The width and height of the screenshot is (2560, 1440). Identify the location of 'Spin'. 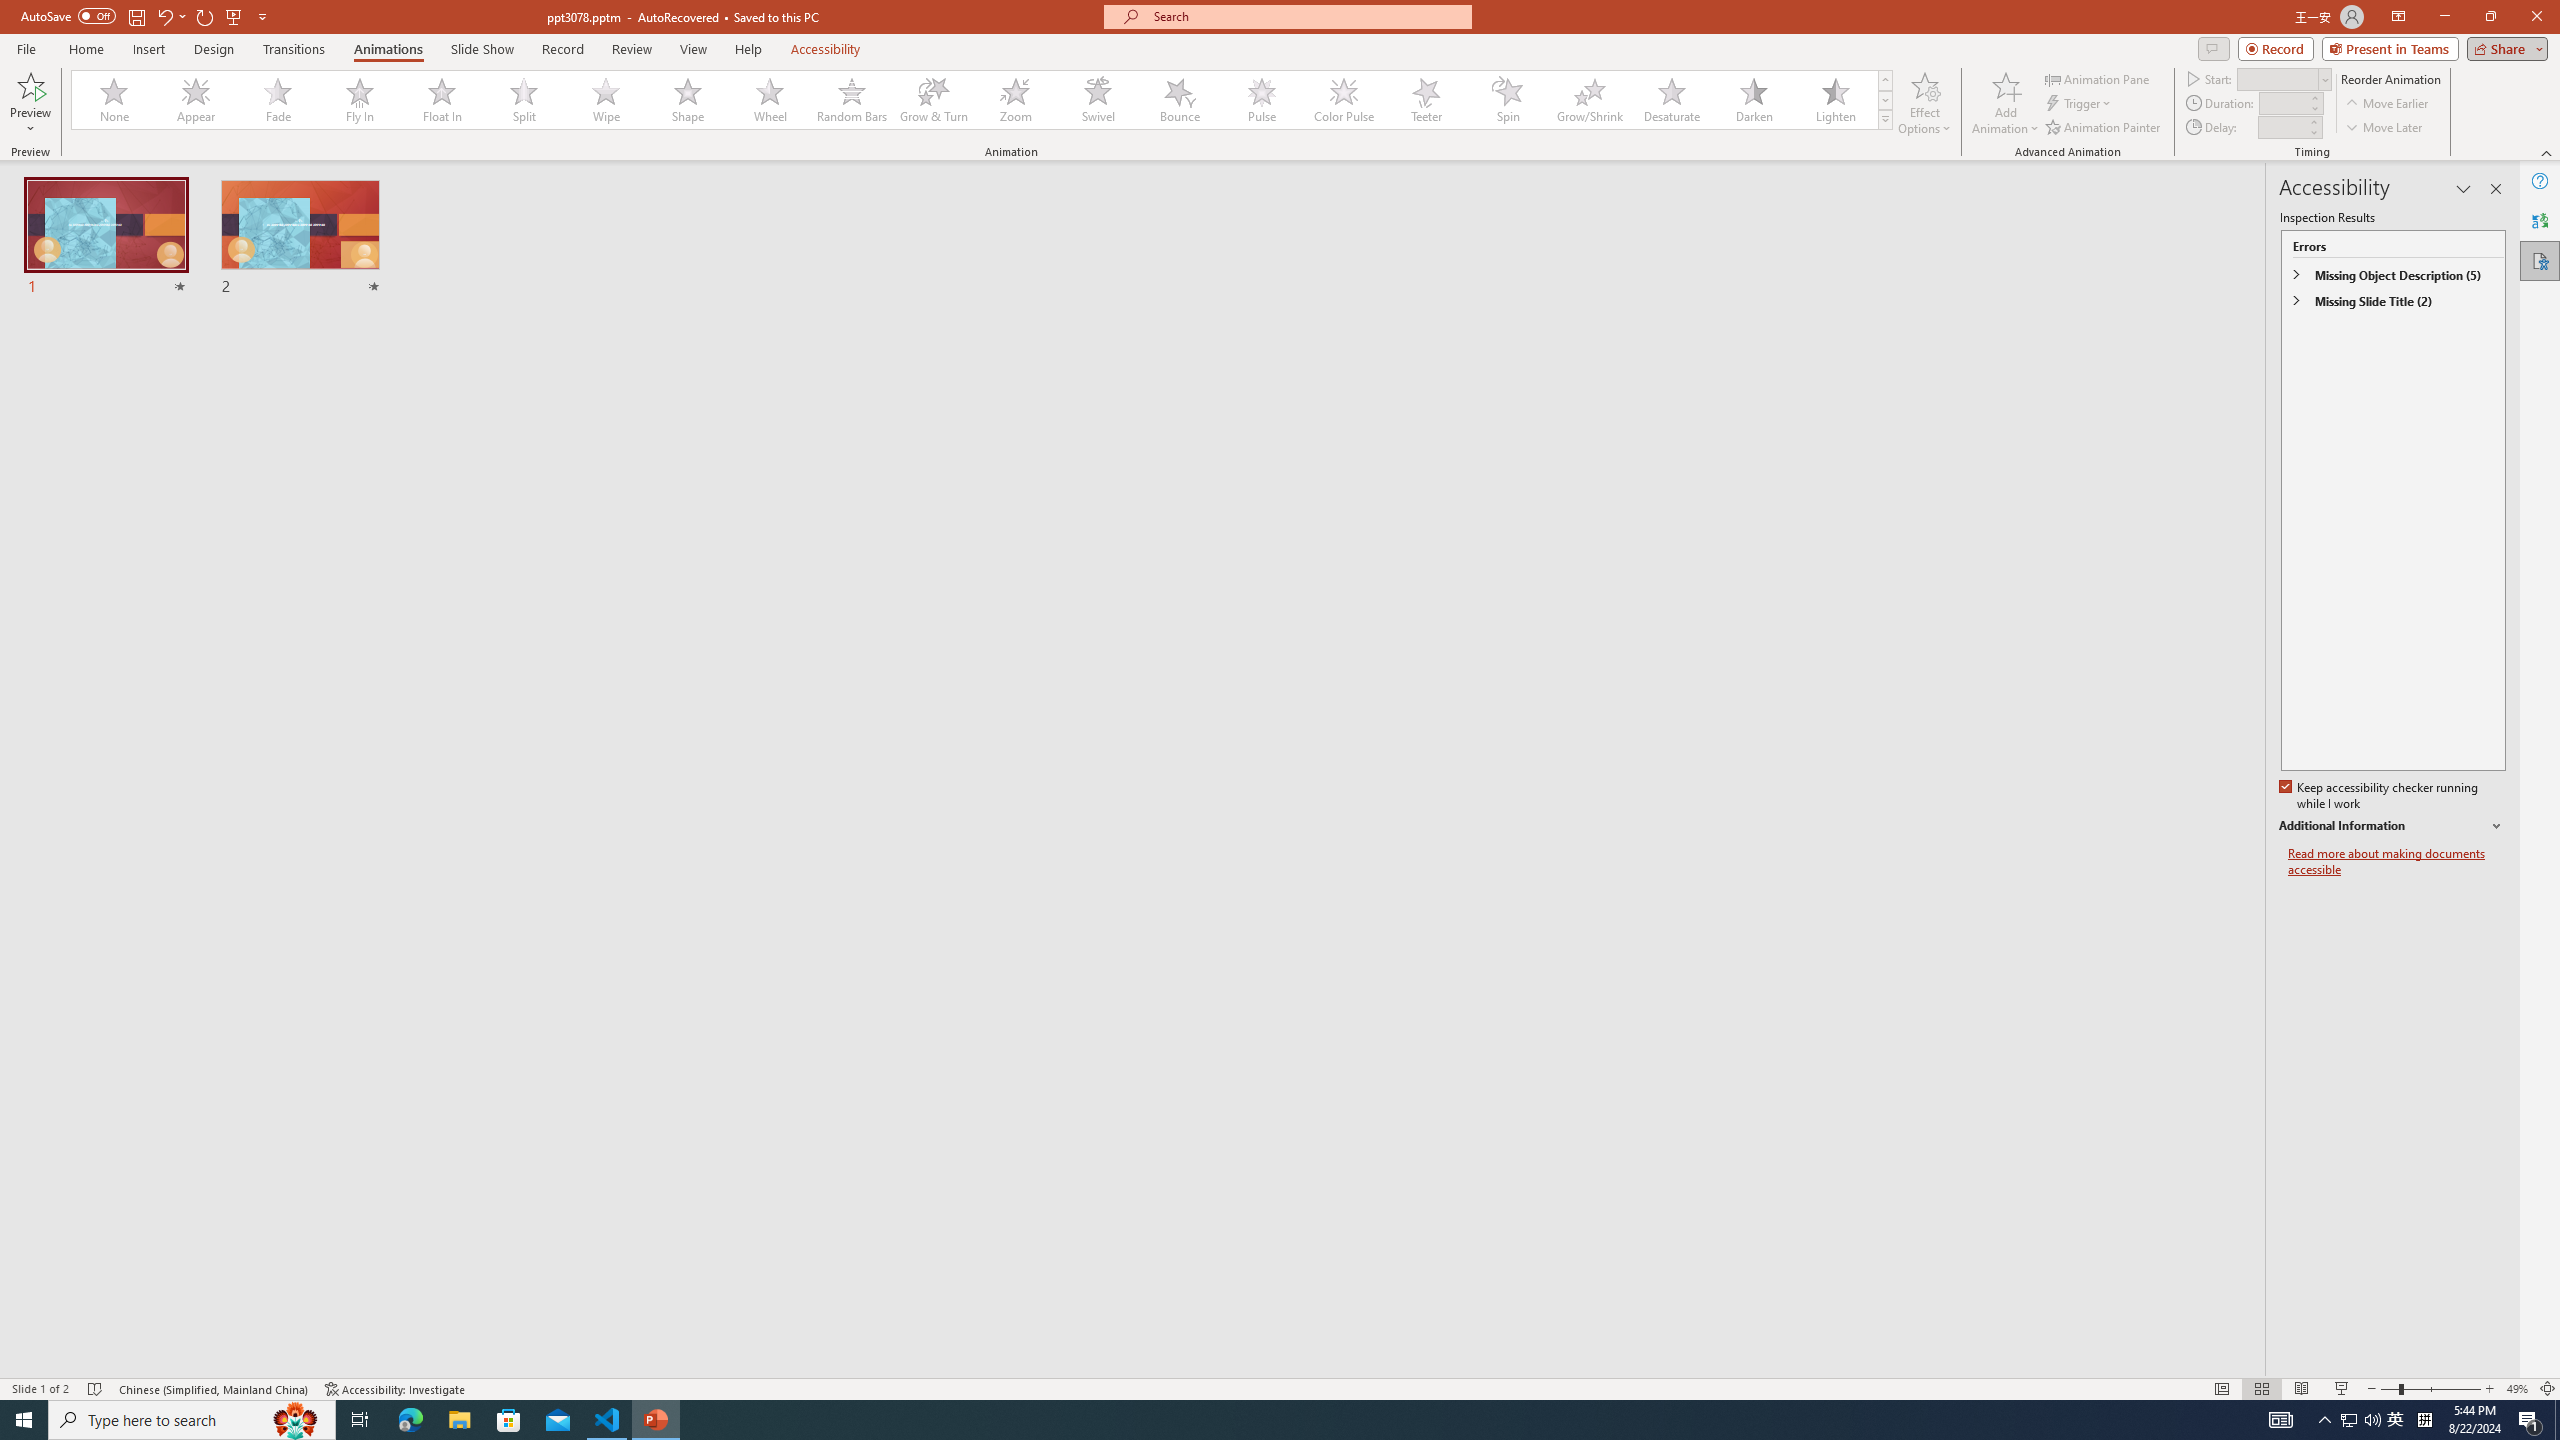
(1507, 99).